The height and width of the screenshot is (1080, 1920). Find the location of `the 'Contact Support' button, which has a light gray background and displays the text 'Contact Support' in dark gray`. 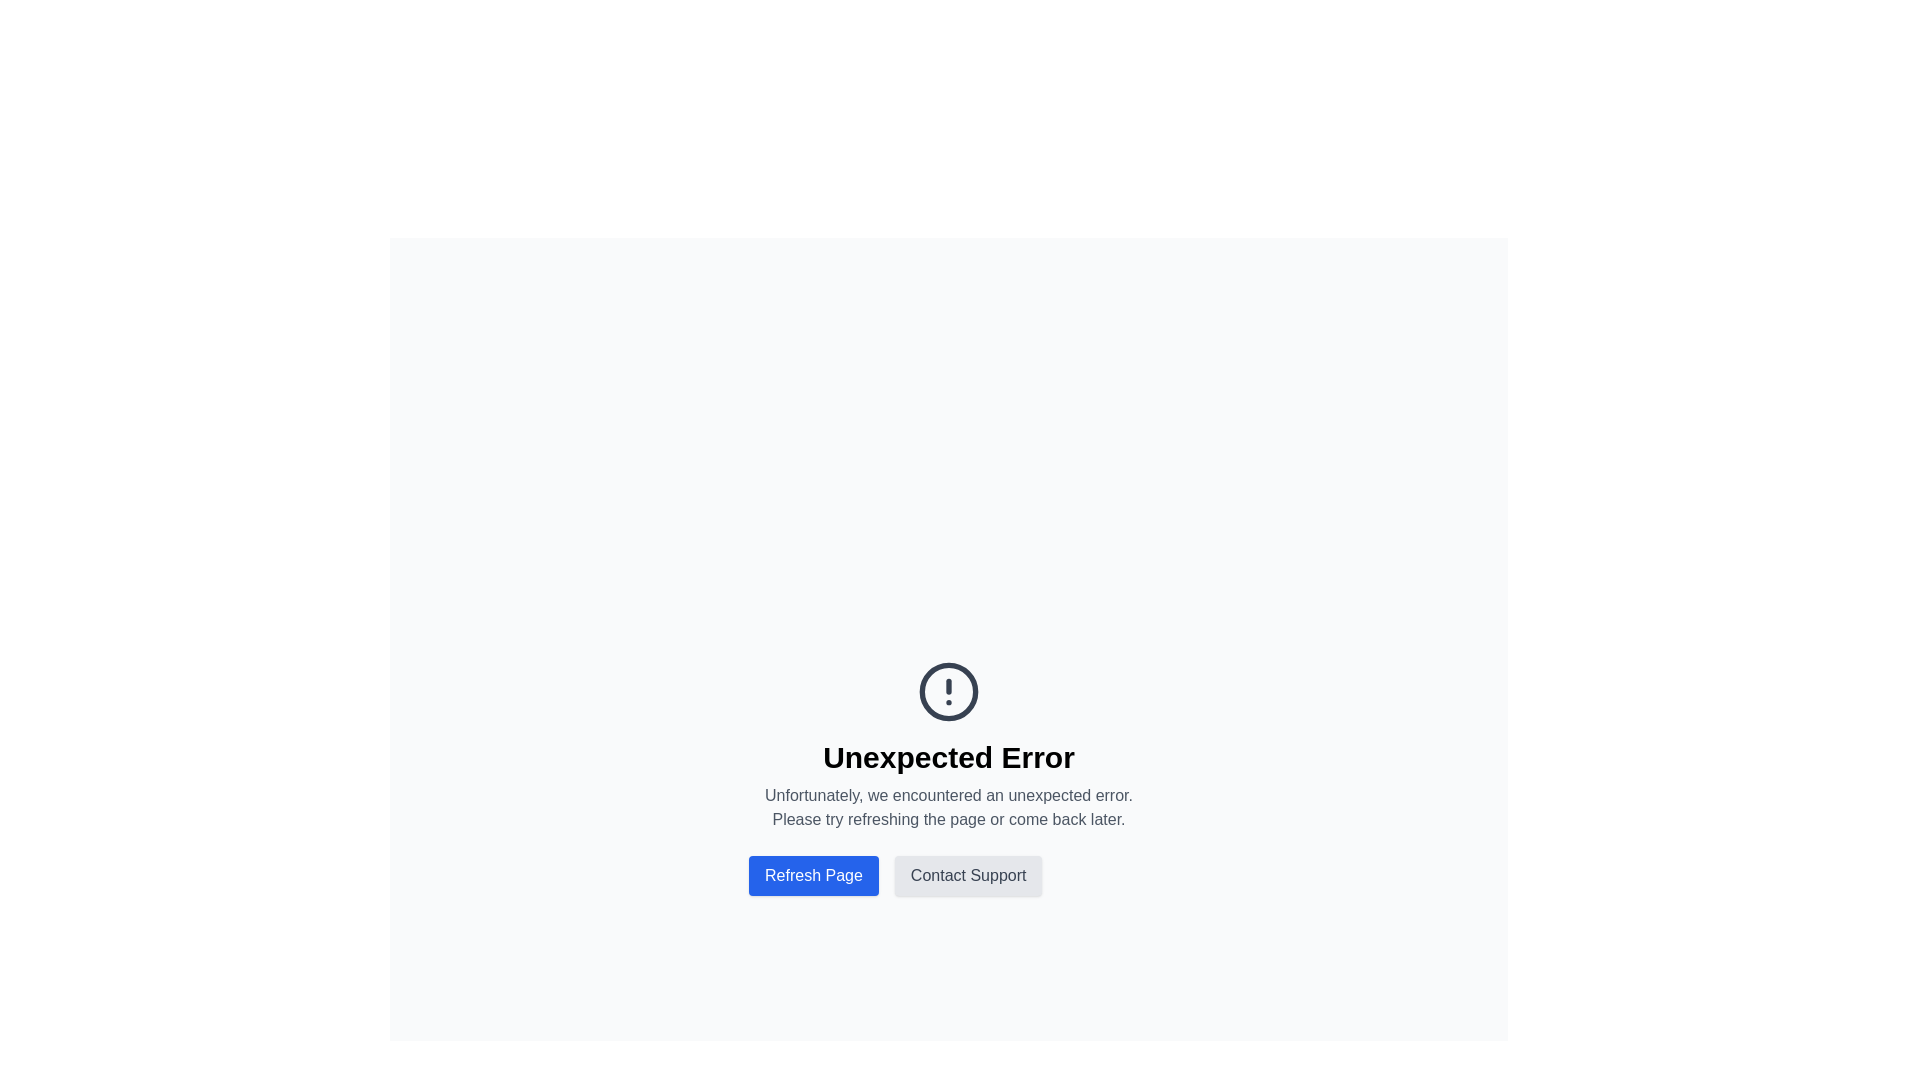

the 'Contact Support' button, which has a light gray background and displays the text 'Contact Support' in dark gray is located at coordinates (968, 874).